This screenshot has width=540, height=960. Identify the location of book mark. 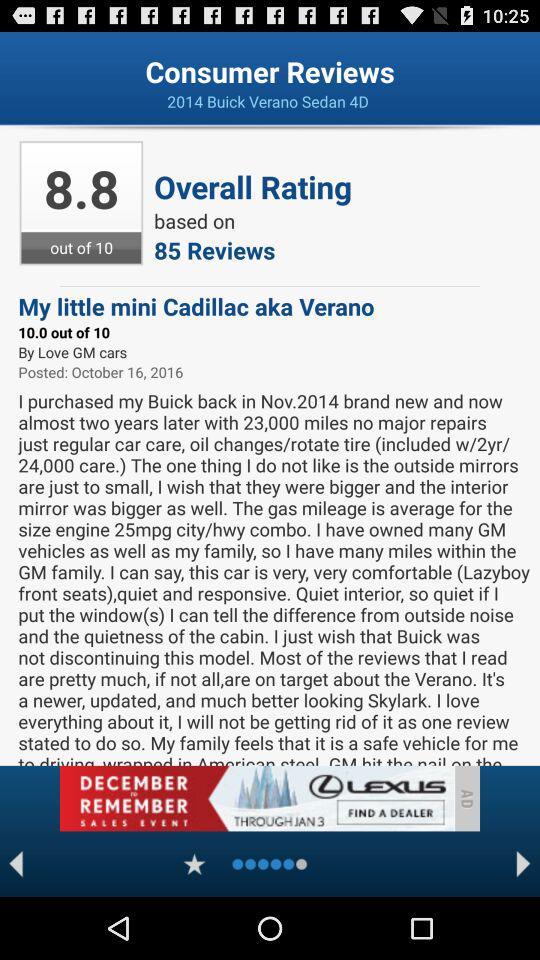
(194, 863).